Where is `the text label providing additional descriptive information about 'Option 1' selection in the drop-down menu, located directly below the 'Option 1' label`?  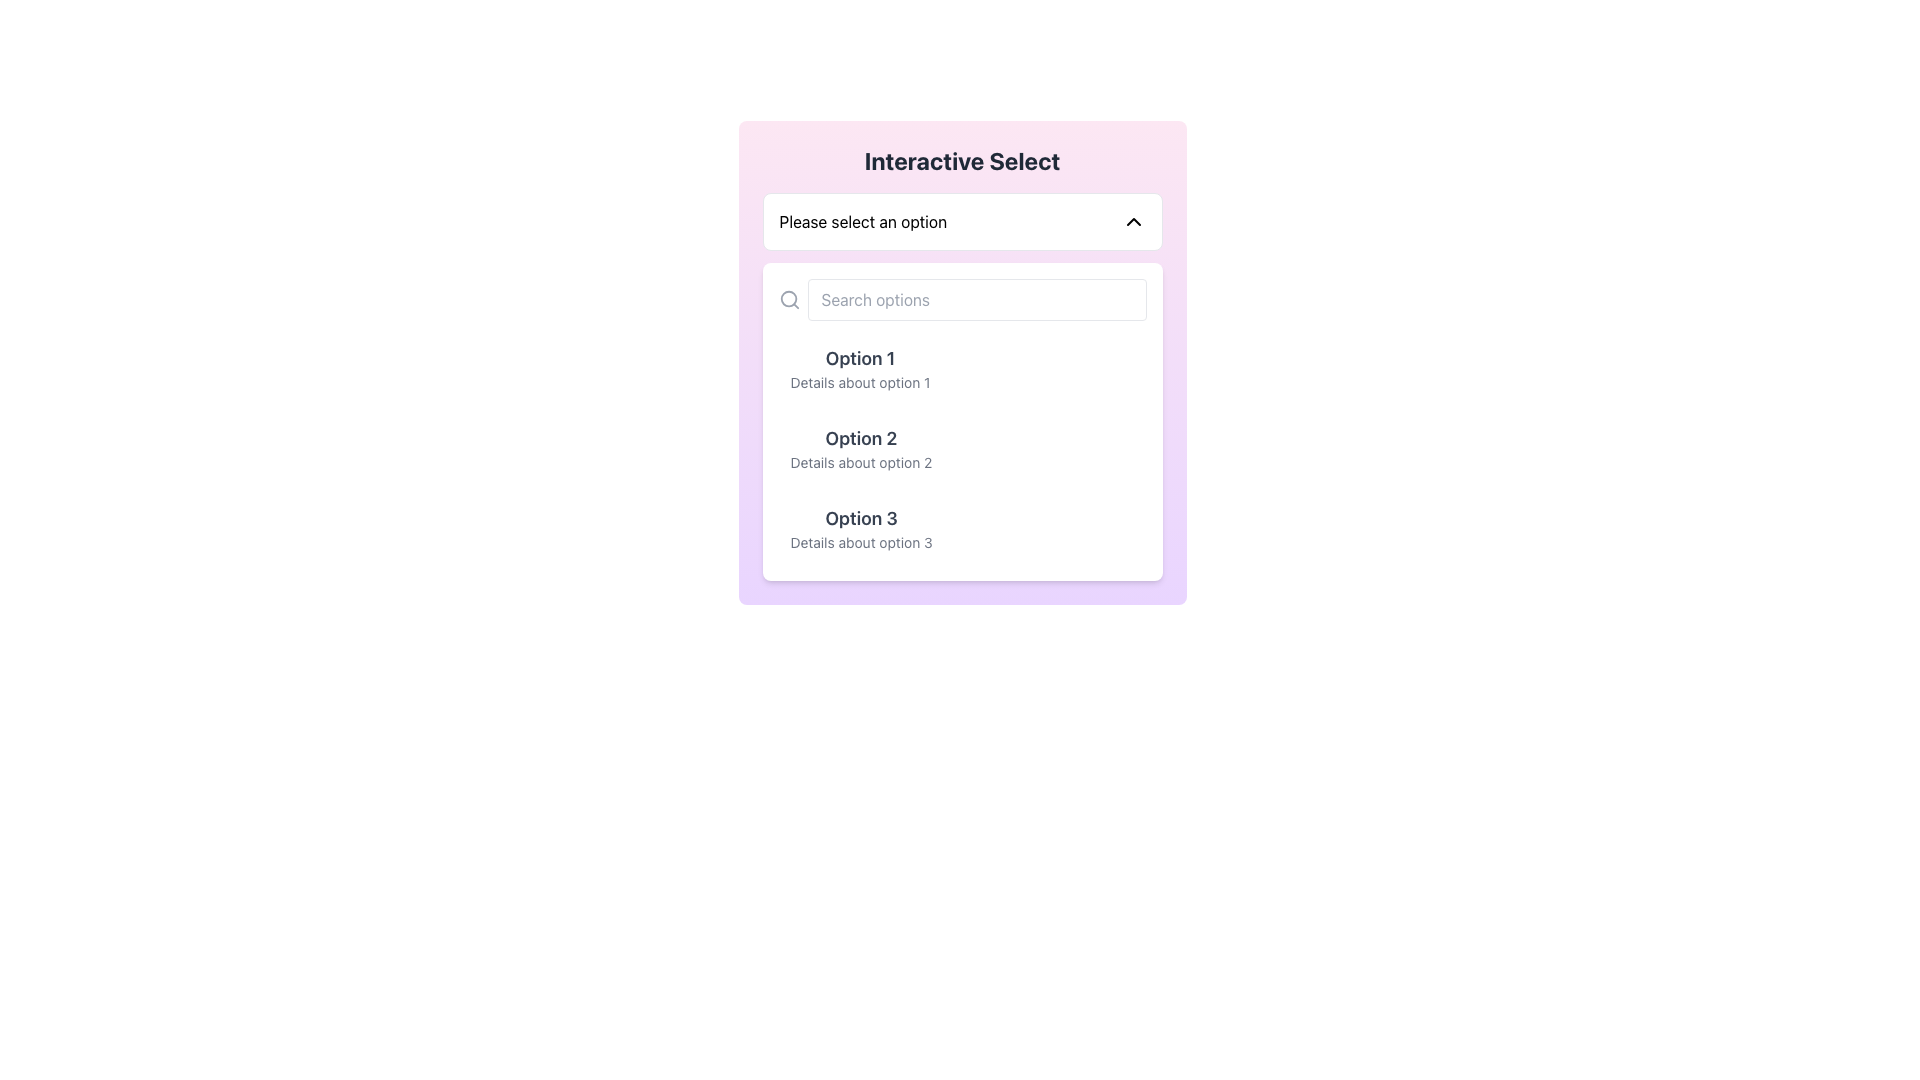 the text label providing additional descriptive information about 'Option 1' selection in the drop-down menu, located directly below the 'Option 1' label is located at coordinates (860, 382).